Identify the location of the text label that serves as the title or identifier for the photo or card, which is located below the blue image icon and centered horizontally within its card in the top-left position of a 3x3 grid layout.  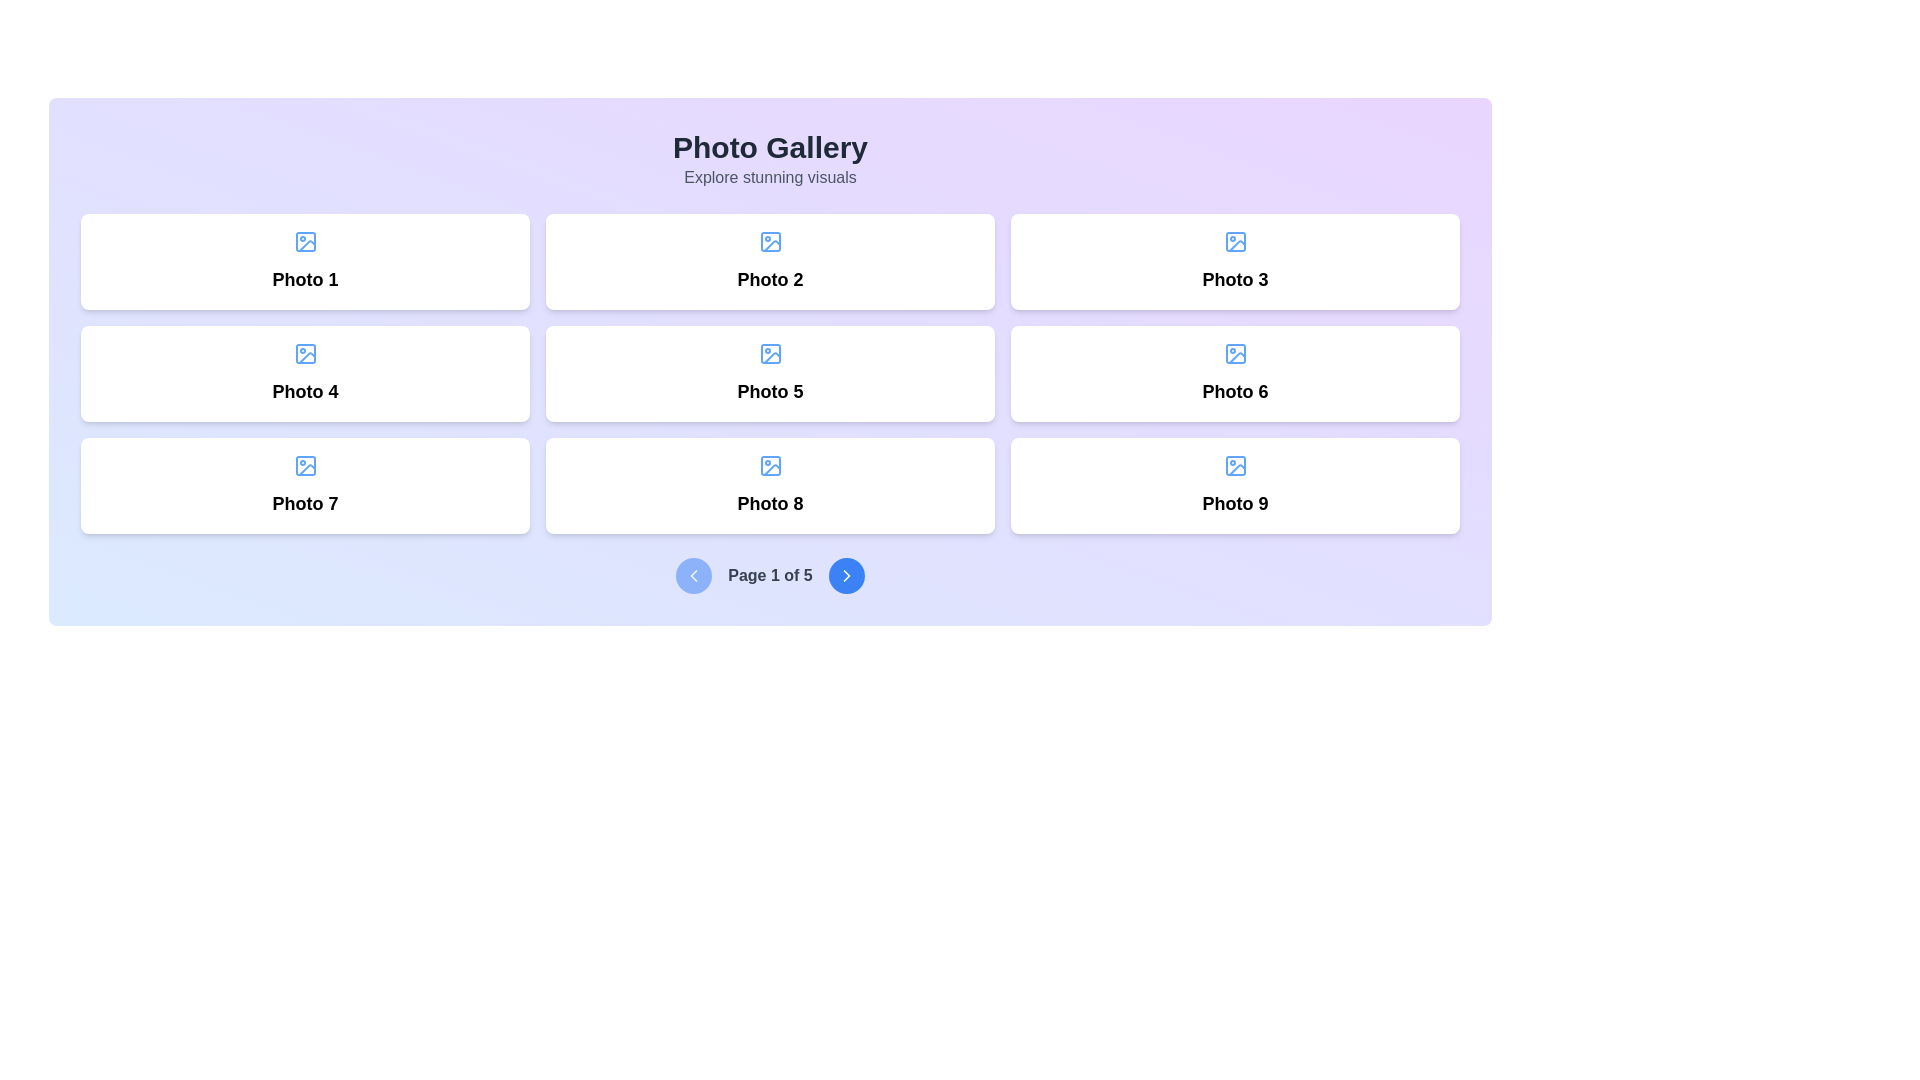
(304, 280).